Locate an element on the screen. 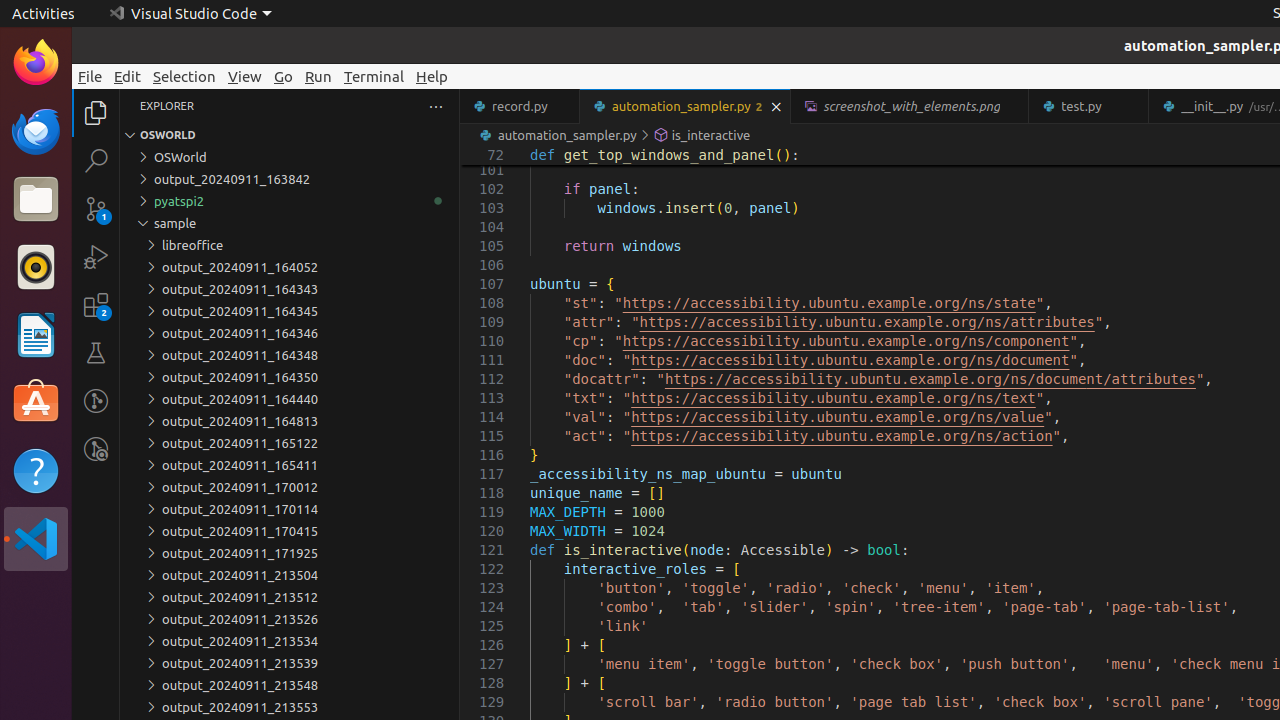  'output_20240911_164345' is located at coordinates (288, 310).